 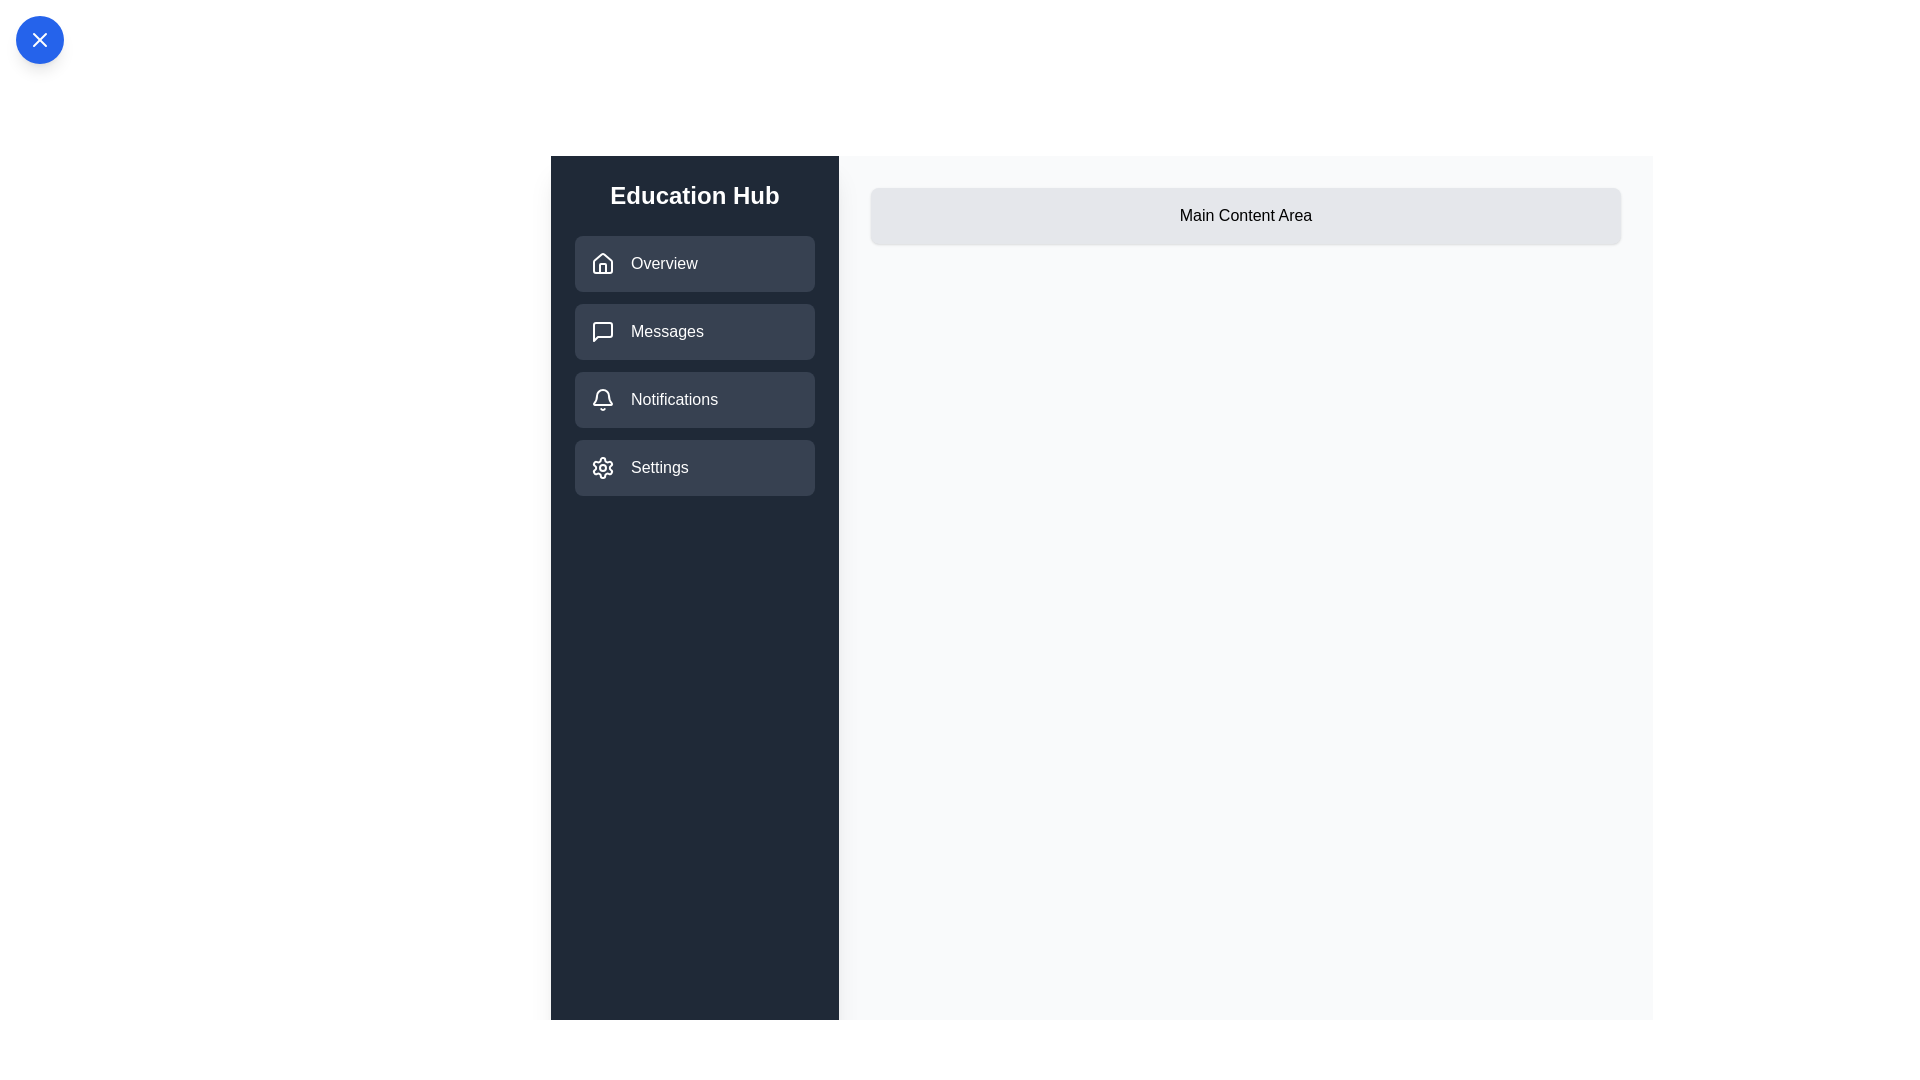 I want to click on the drawer title 'Education Hub', so click(x=695, y=196).